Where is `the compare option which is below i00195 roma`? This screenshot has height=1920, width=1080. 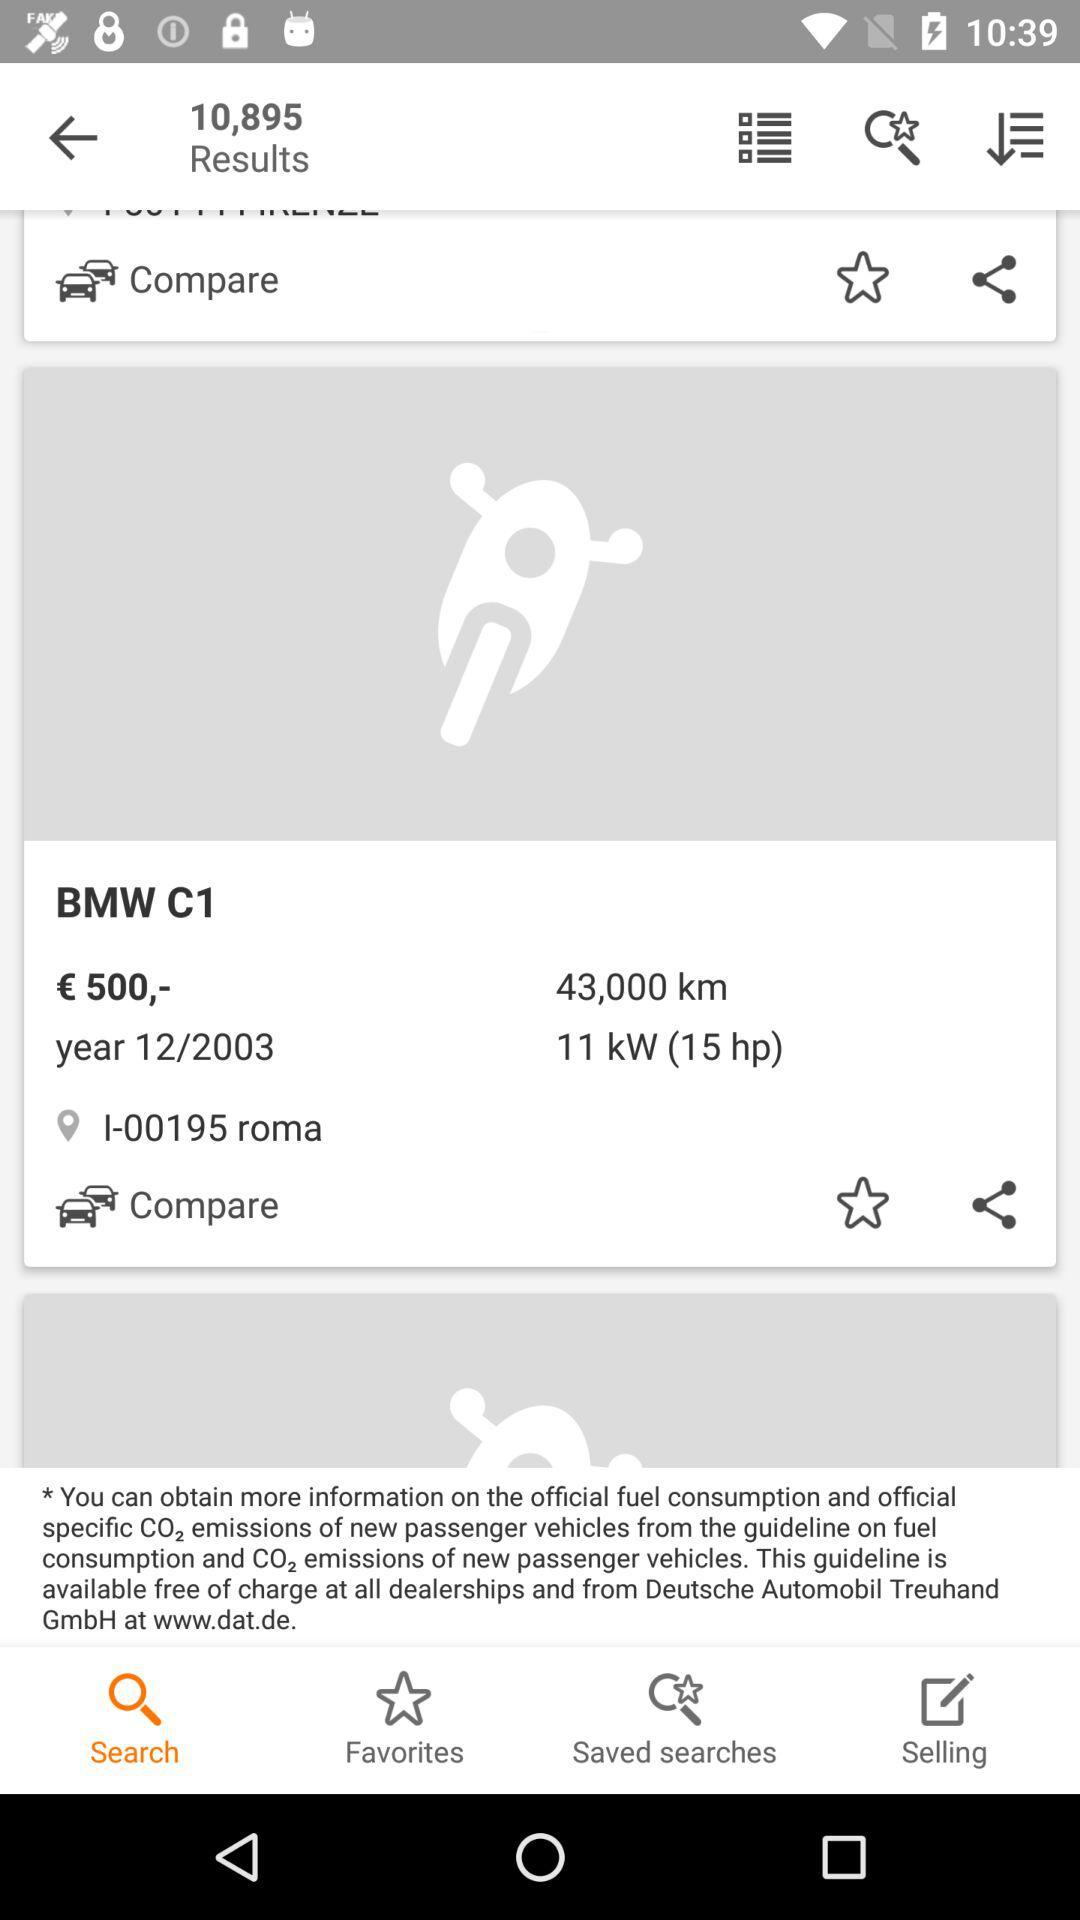
the compare option which is below i00195 roma is located at coordinates (166, 1202).